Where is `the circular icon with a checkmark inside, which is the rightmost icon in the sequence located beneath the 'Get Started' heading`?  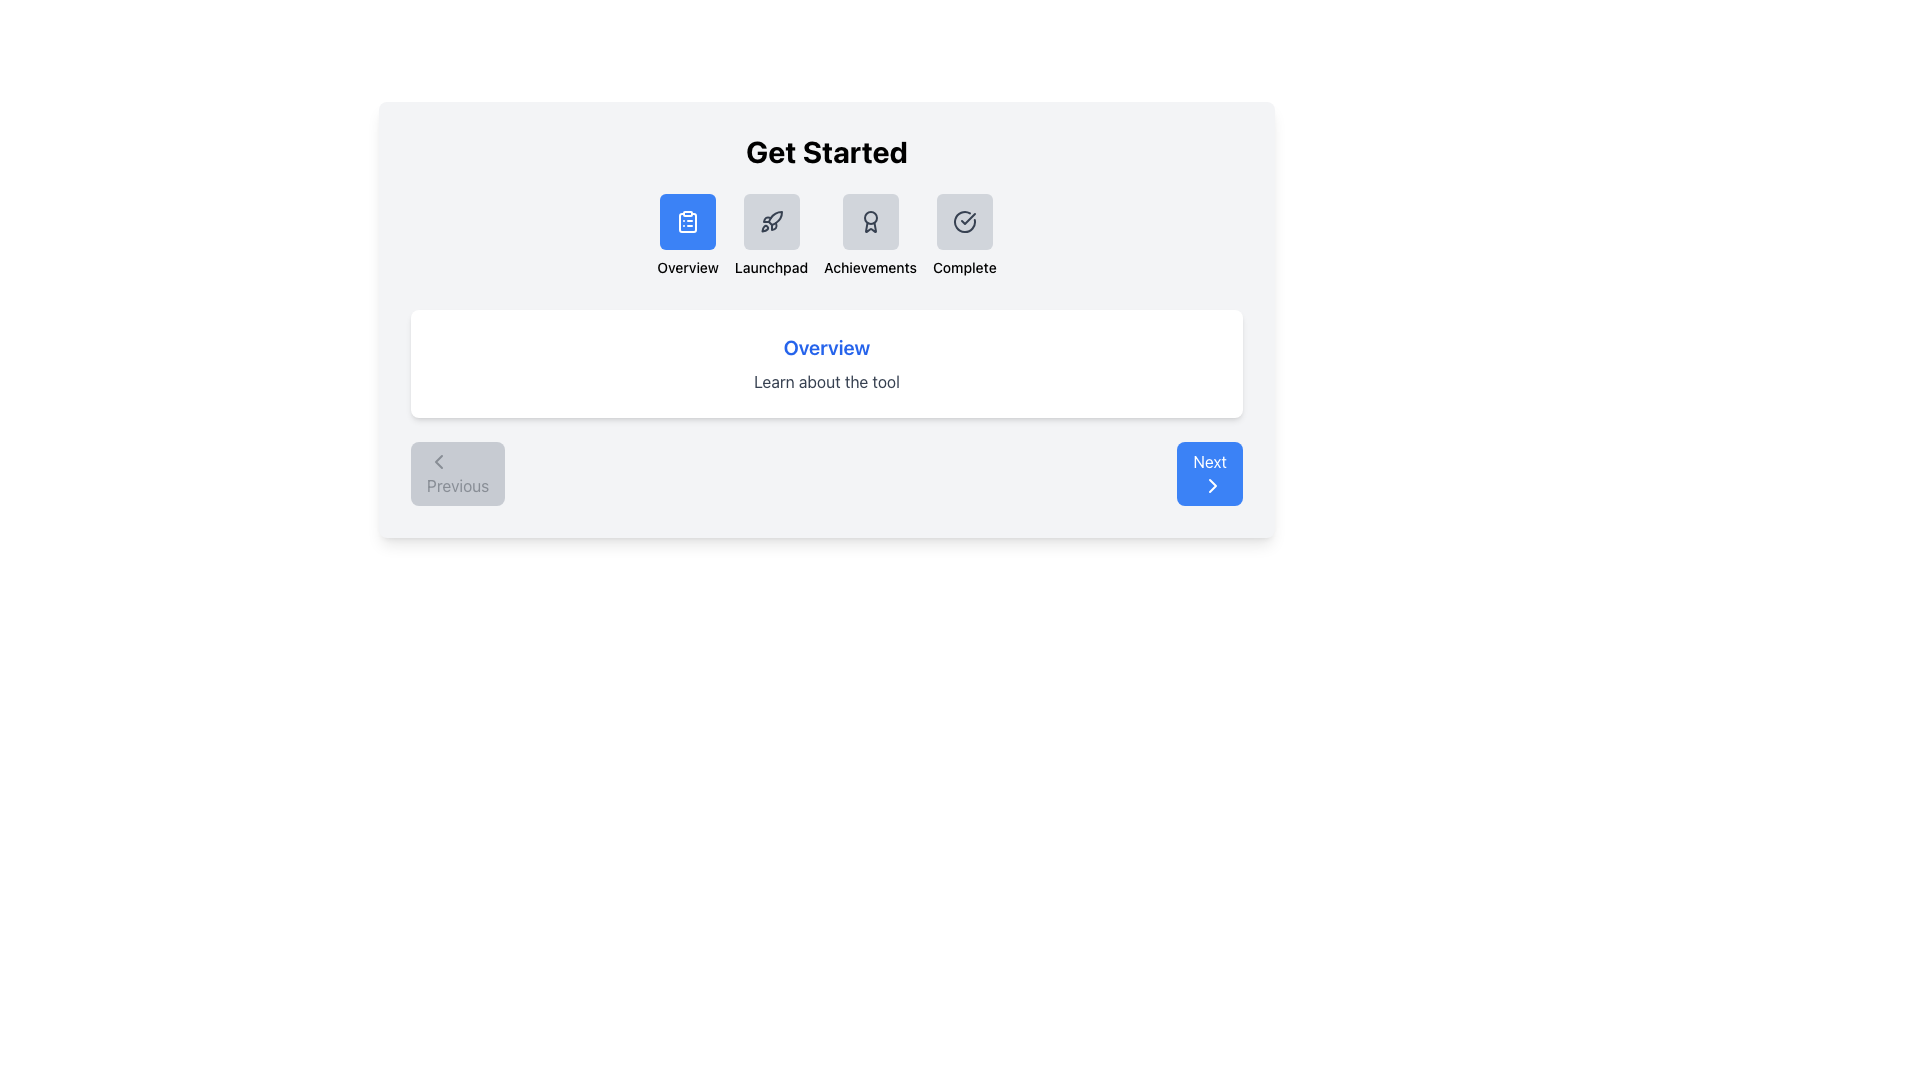 the circular icon with a checkmark inside, which is the rightmost icon in the sequence located beneath the 'Get Started' heading is located at coordinates (964, 222).